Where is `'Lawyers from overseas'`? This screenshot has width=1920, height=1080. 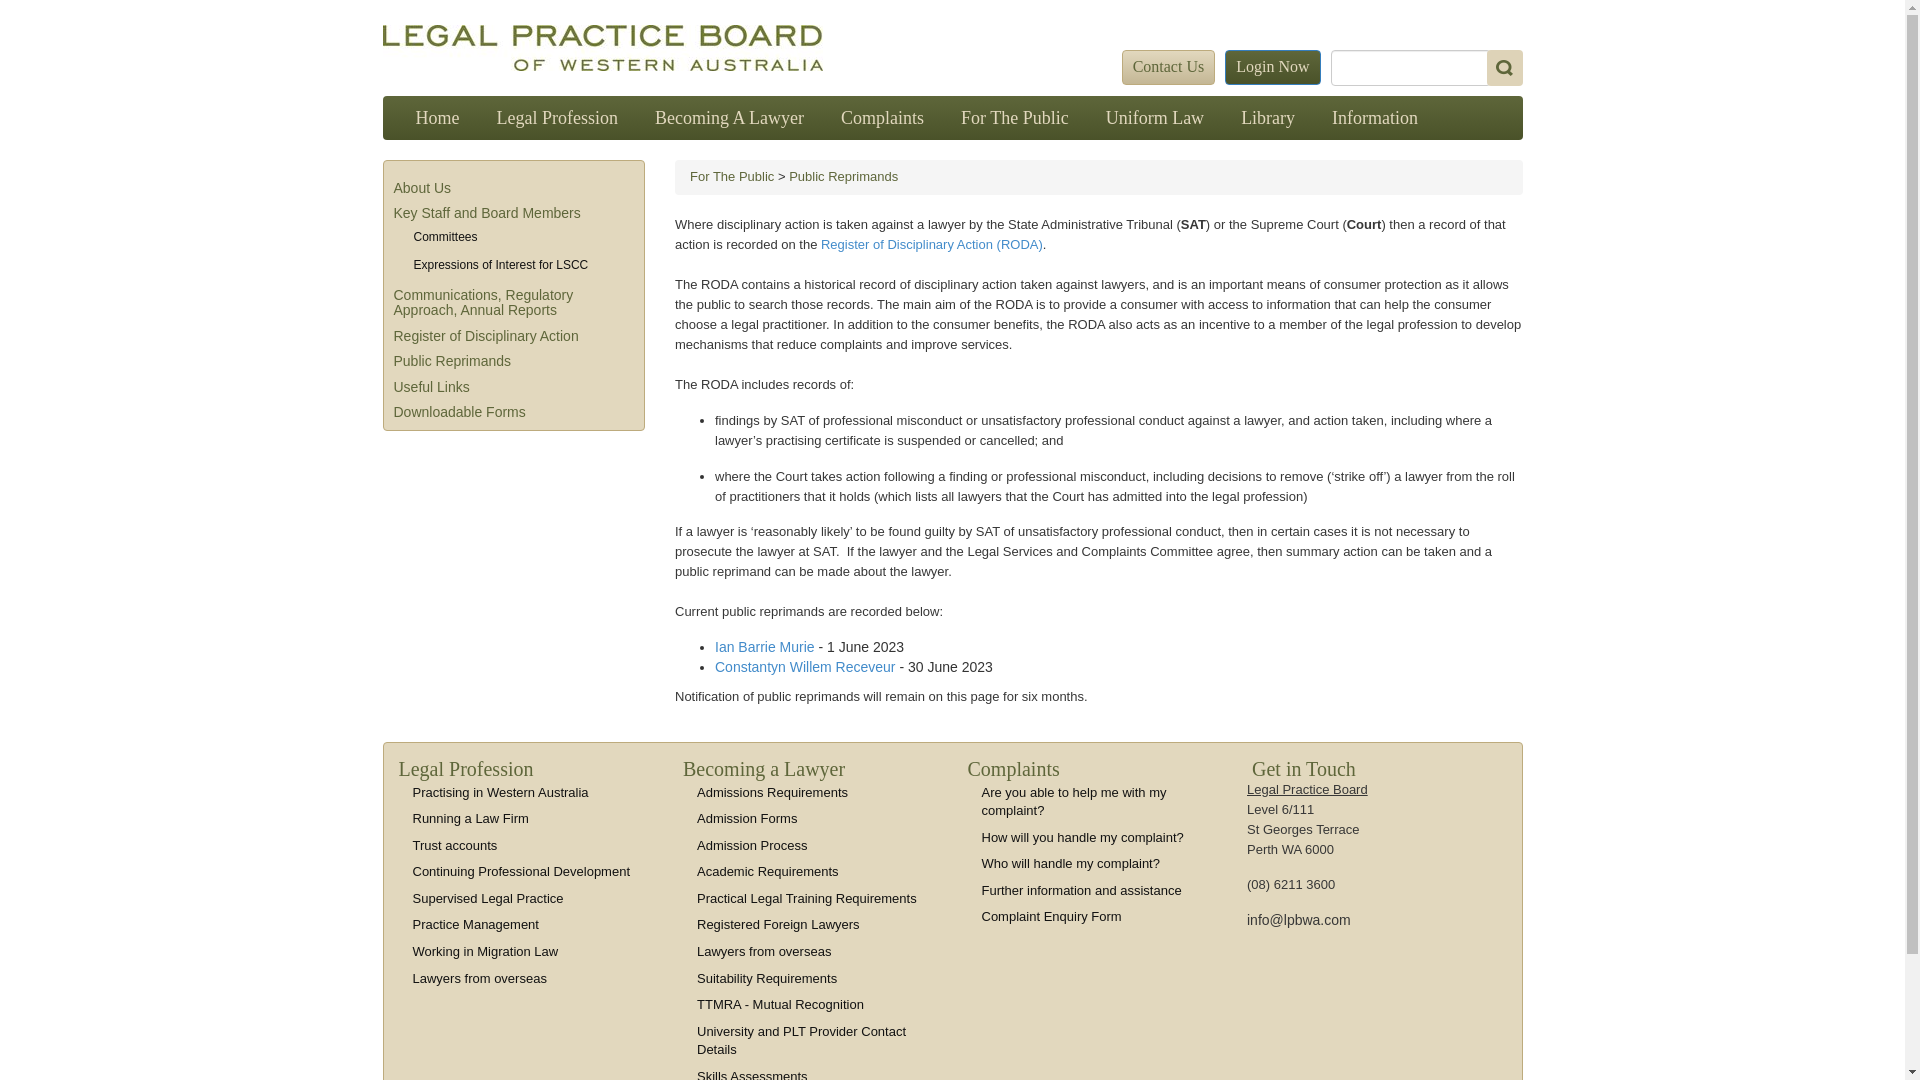 'Lawyers from overseas' is located at coordinates (762, 950).